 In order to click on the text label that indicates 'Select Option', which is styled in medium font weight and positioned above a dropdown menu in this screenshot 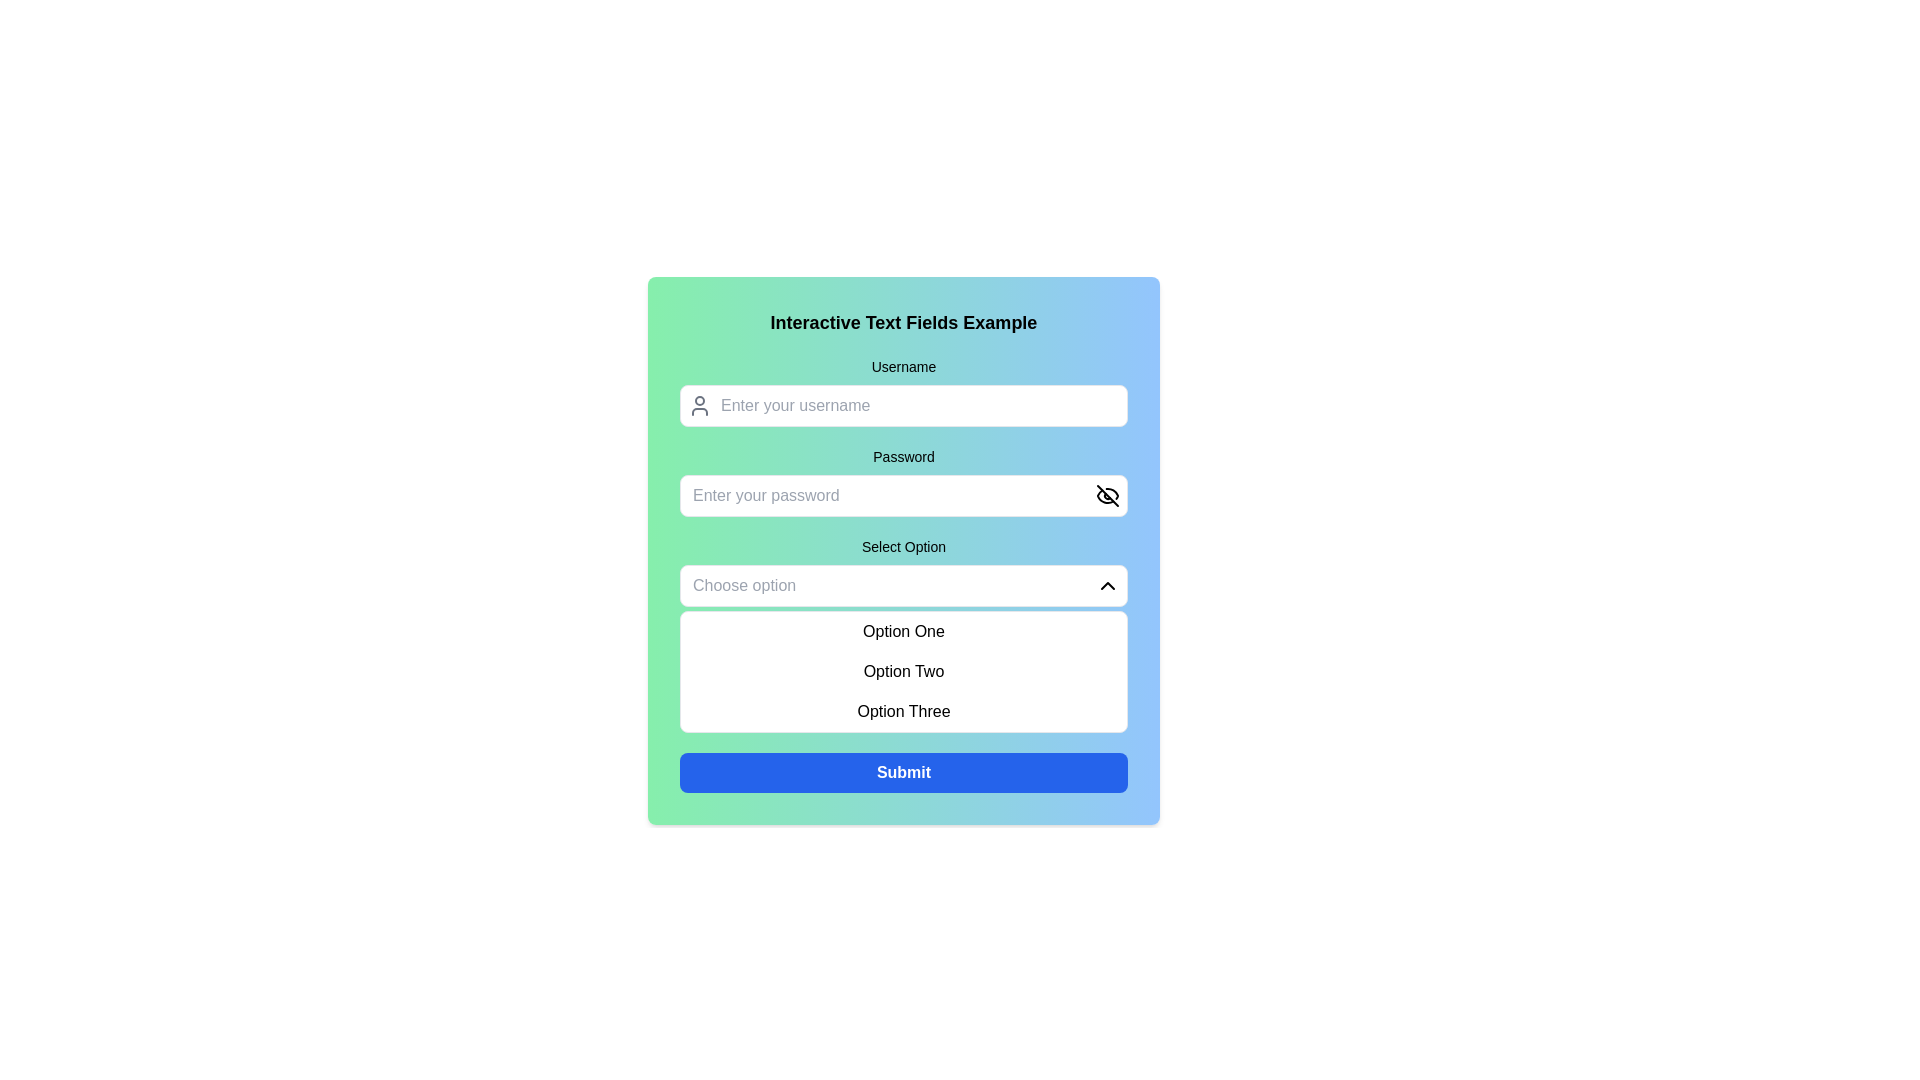, I will do `click(902, 547)`.